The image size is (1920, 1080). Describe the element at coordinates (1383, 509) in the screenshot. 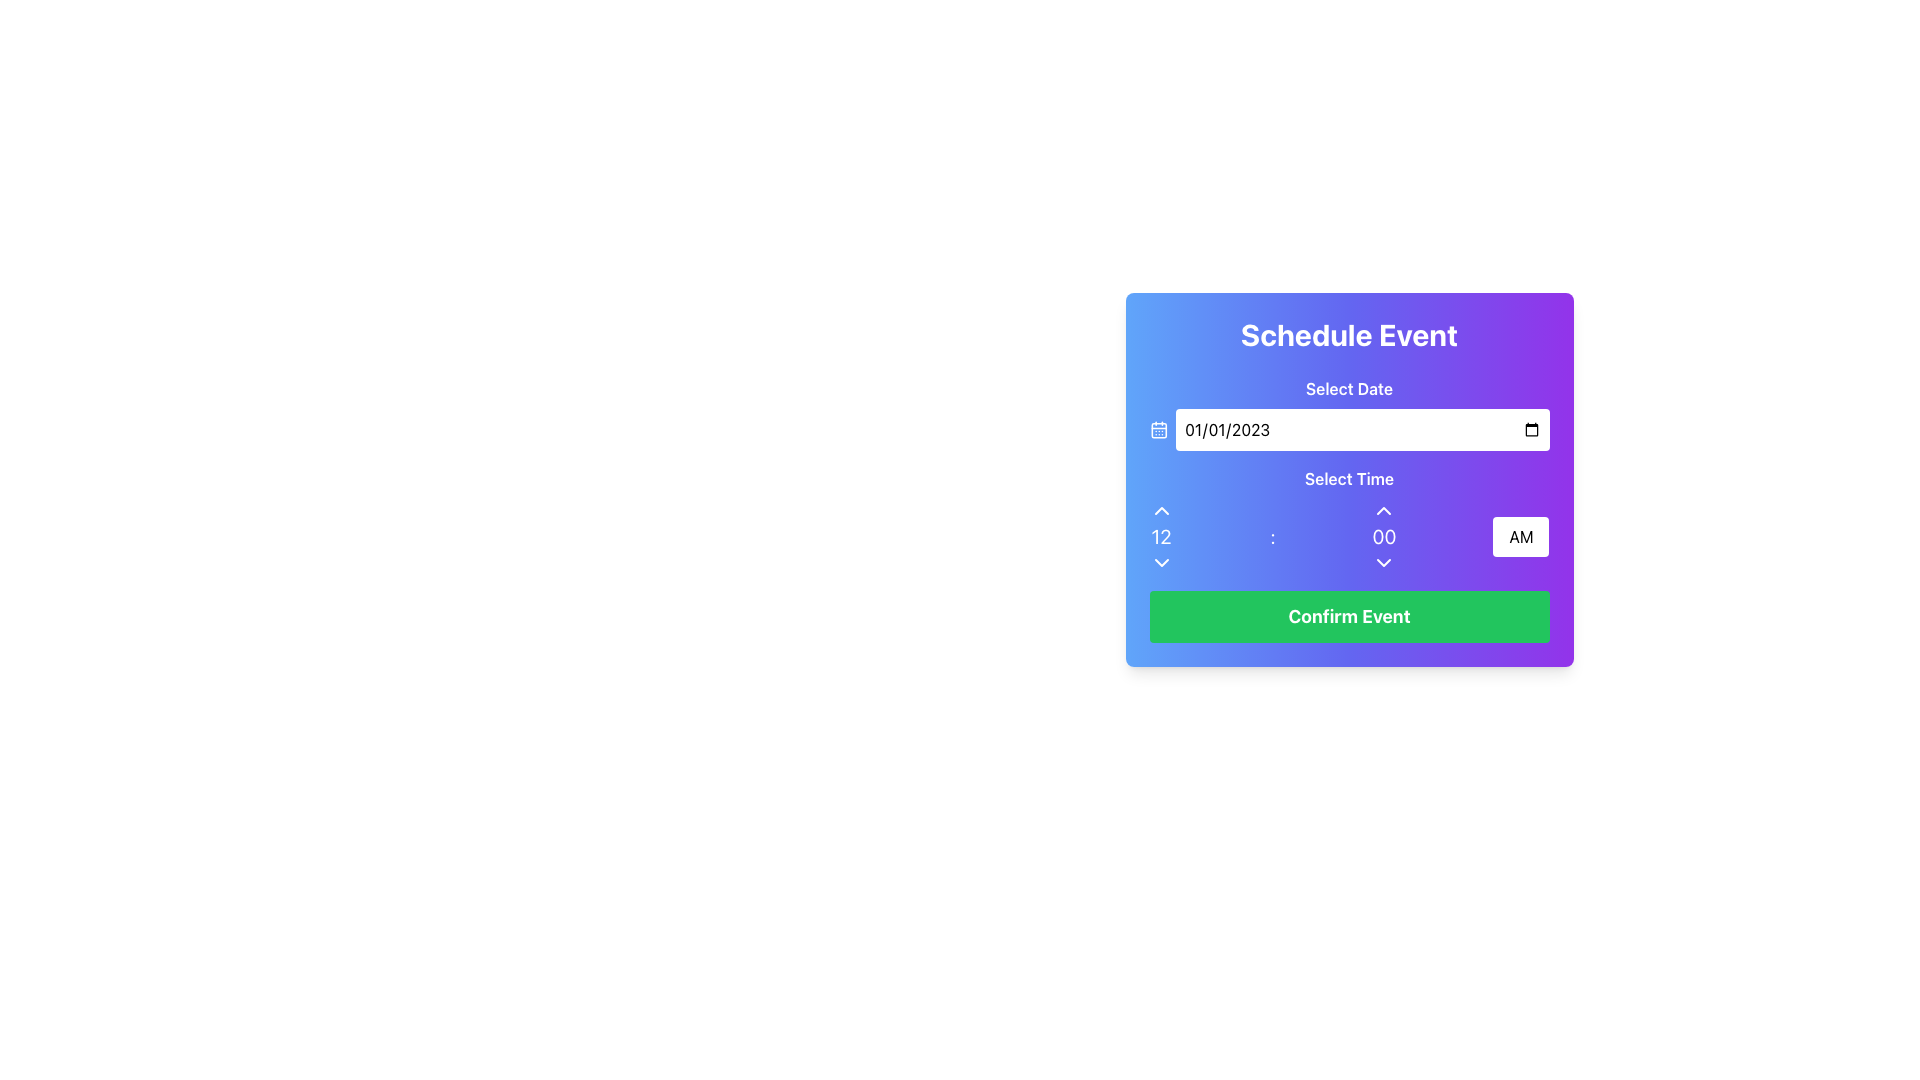

I see `the upward-pointing chevron button located on the right side of the time selection component to increment the value` at that location.